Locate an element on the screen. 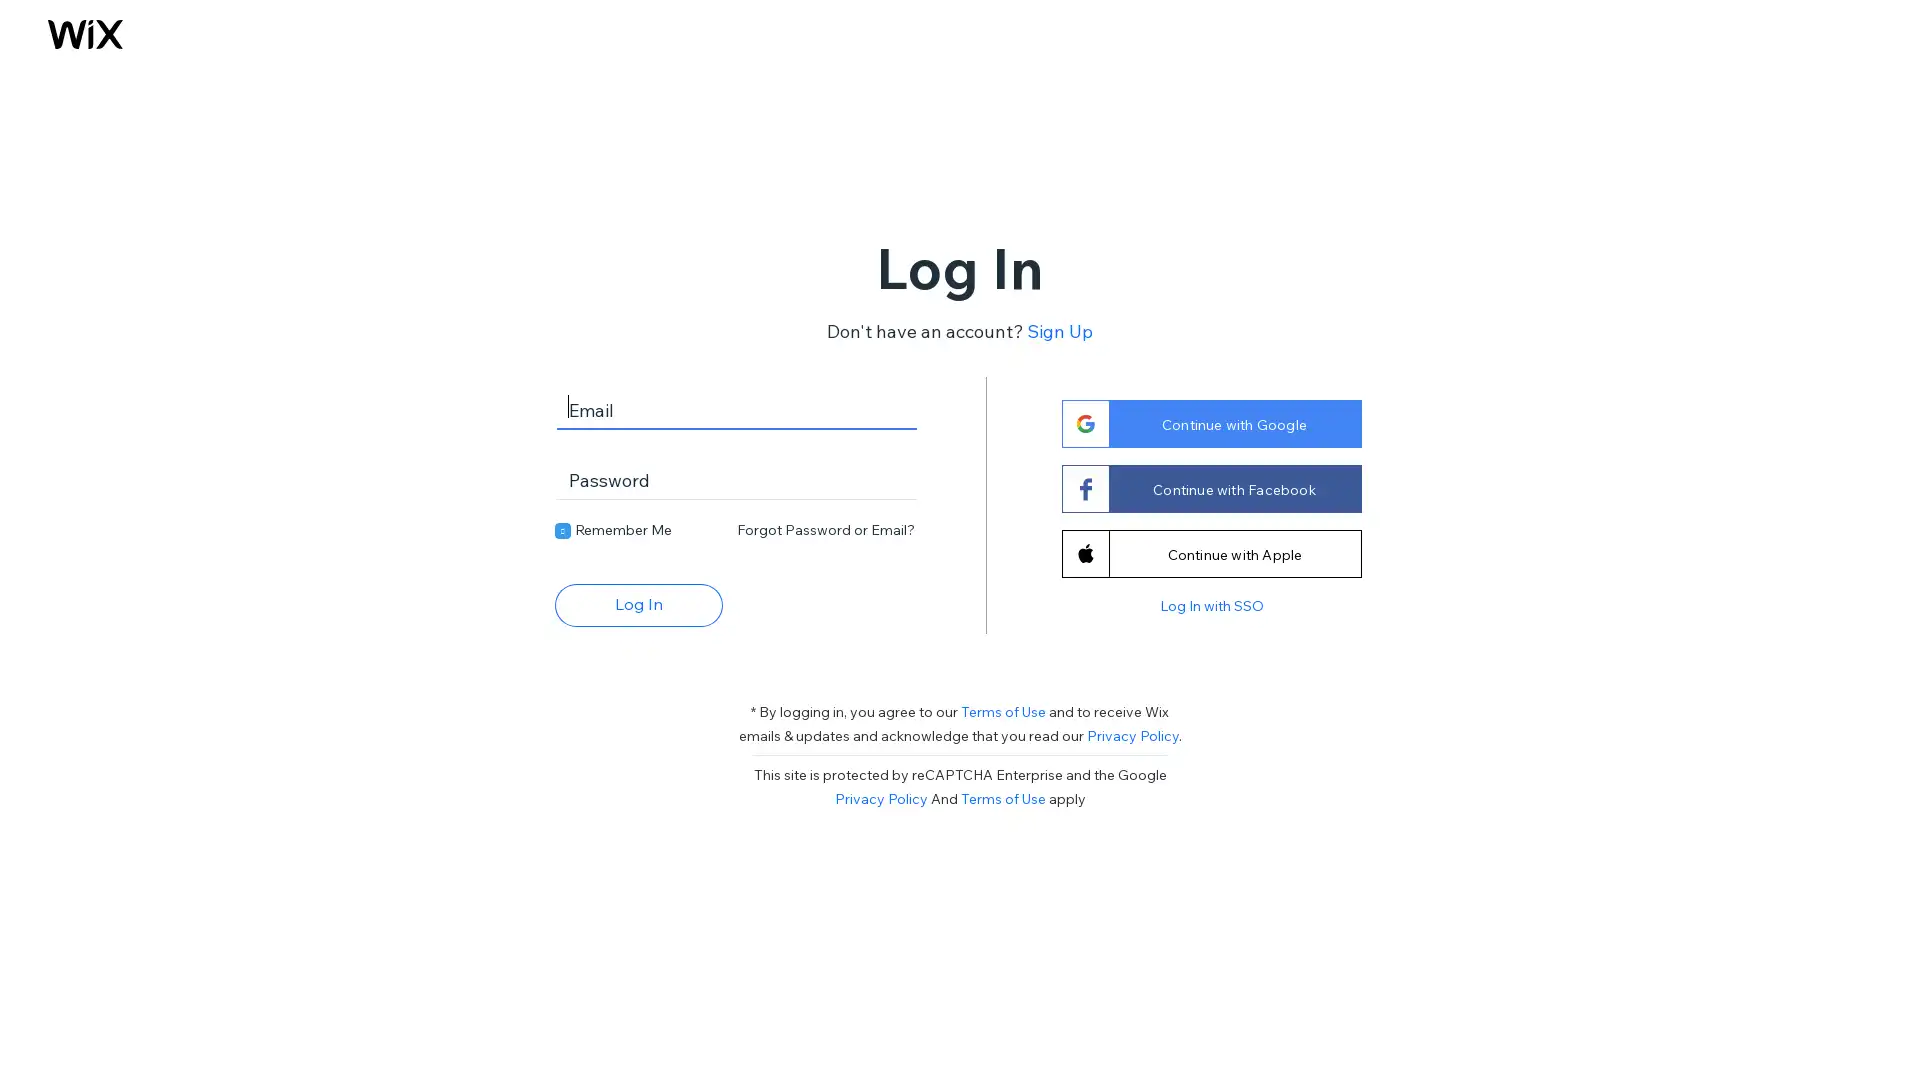 The image size is (1920, 1080). Continue with Facebook is located at coordinates (1209, 488).